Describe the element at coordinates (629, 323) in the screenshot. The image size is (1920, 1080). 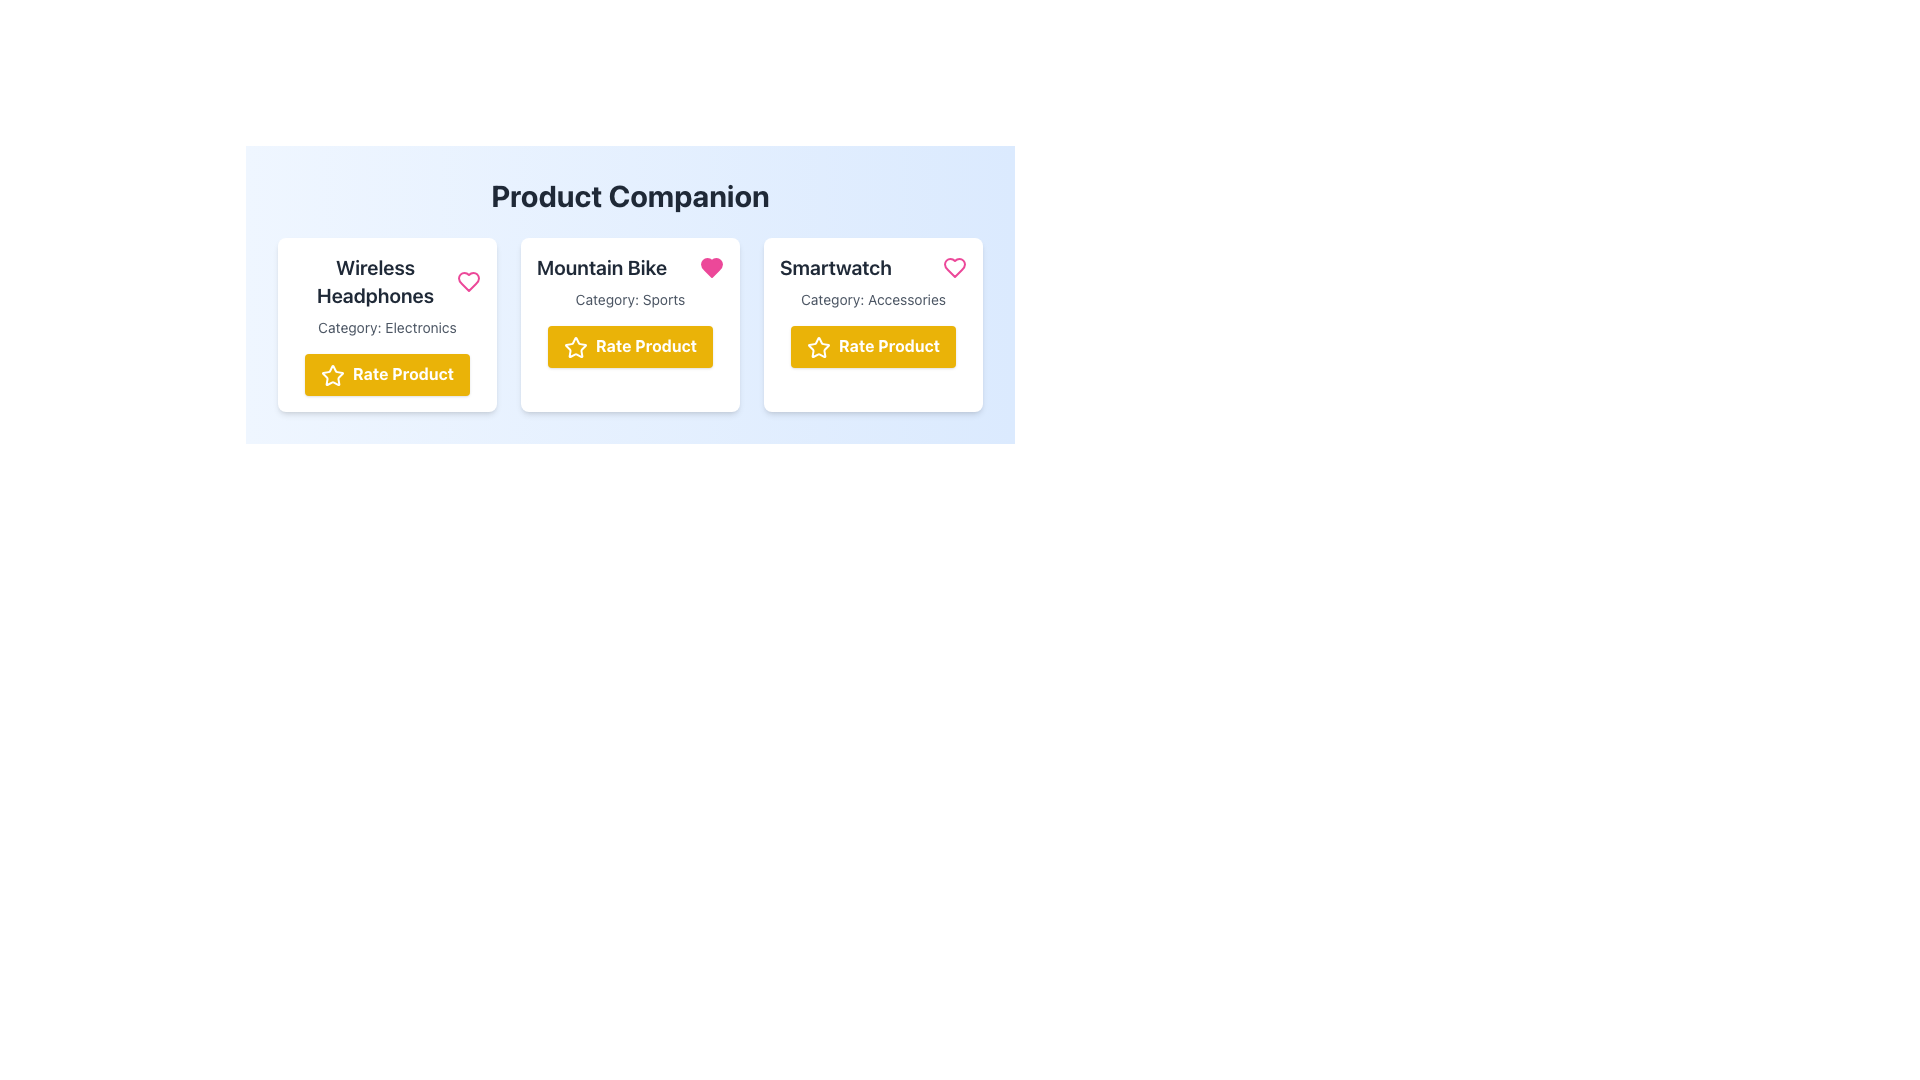
I see `the 'Rate Product' button located at the bottom of the Product card titled 'Mountain Bike', which has a white background and a yellow button with bold white text` at that location.